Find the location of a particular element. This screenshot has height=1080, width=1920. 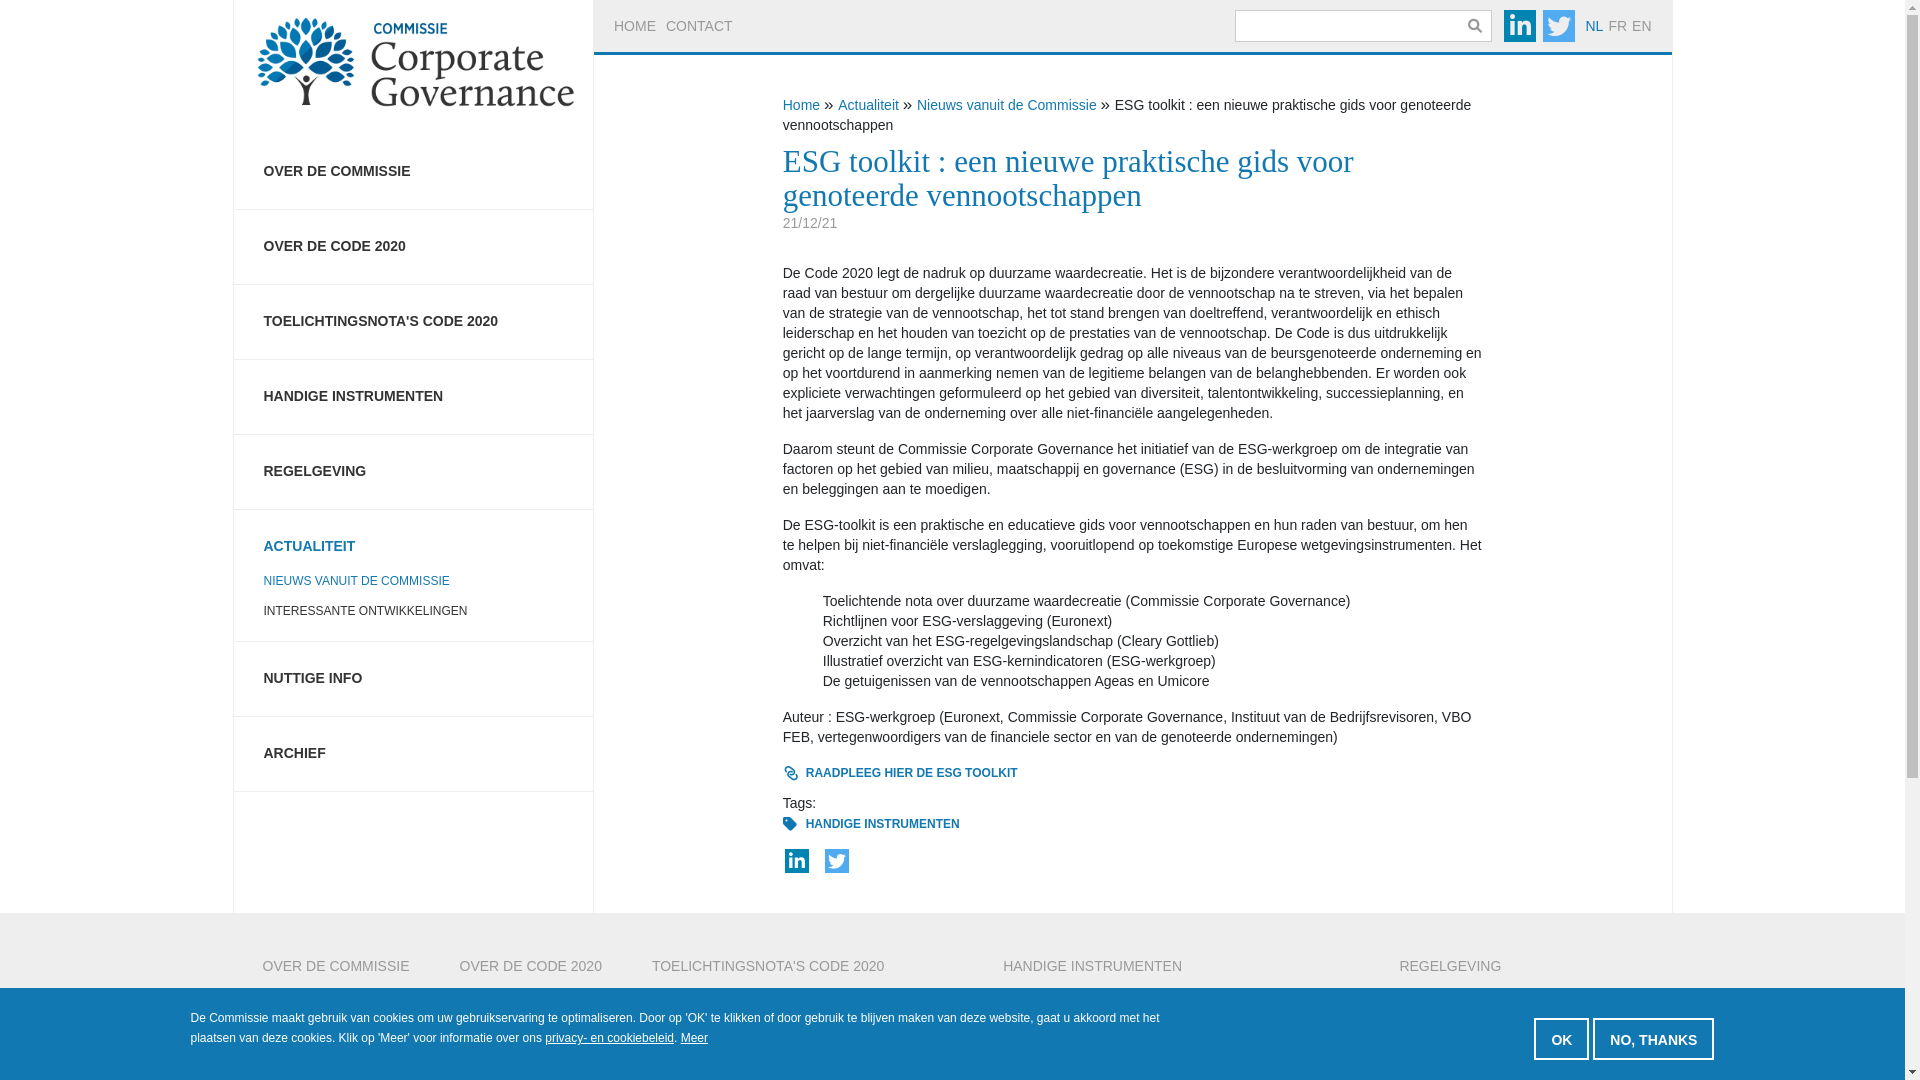

'Actualiteit' is located at coordinates (868, 104).